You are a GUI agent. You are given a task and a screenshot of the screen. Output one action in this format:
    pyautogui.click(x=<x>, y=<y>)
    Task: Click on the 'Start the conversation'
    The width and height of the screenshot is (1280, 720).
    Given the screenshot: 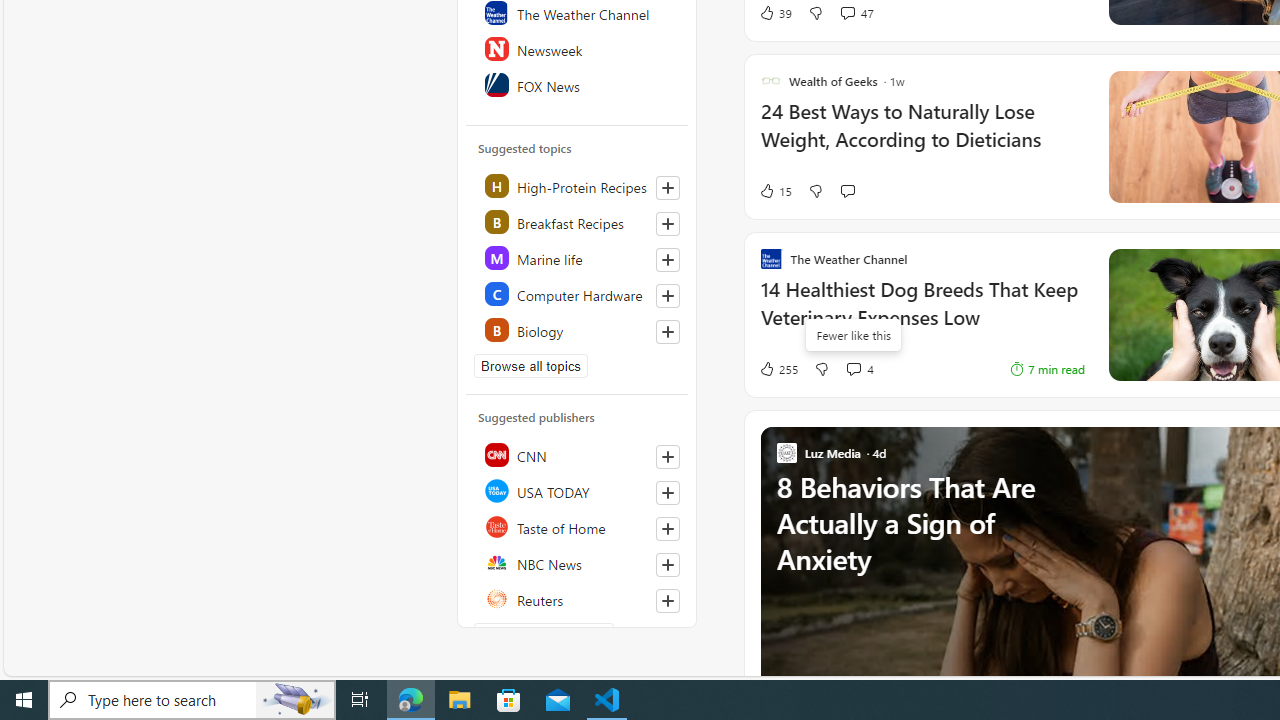 What is the action you would take?
    pyautogui.click(x=847, y=191)
    